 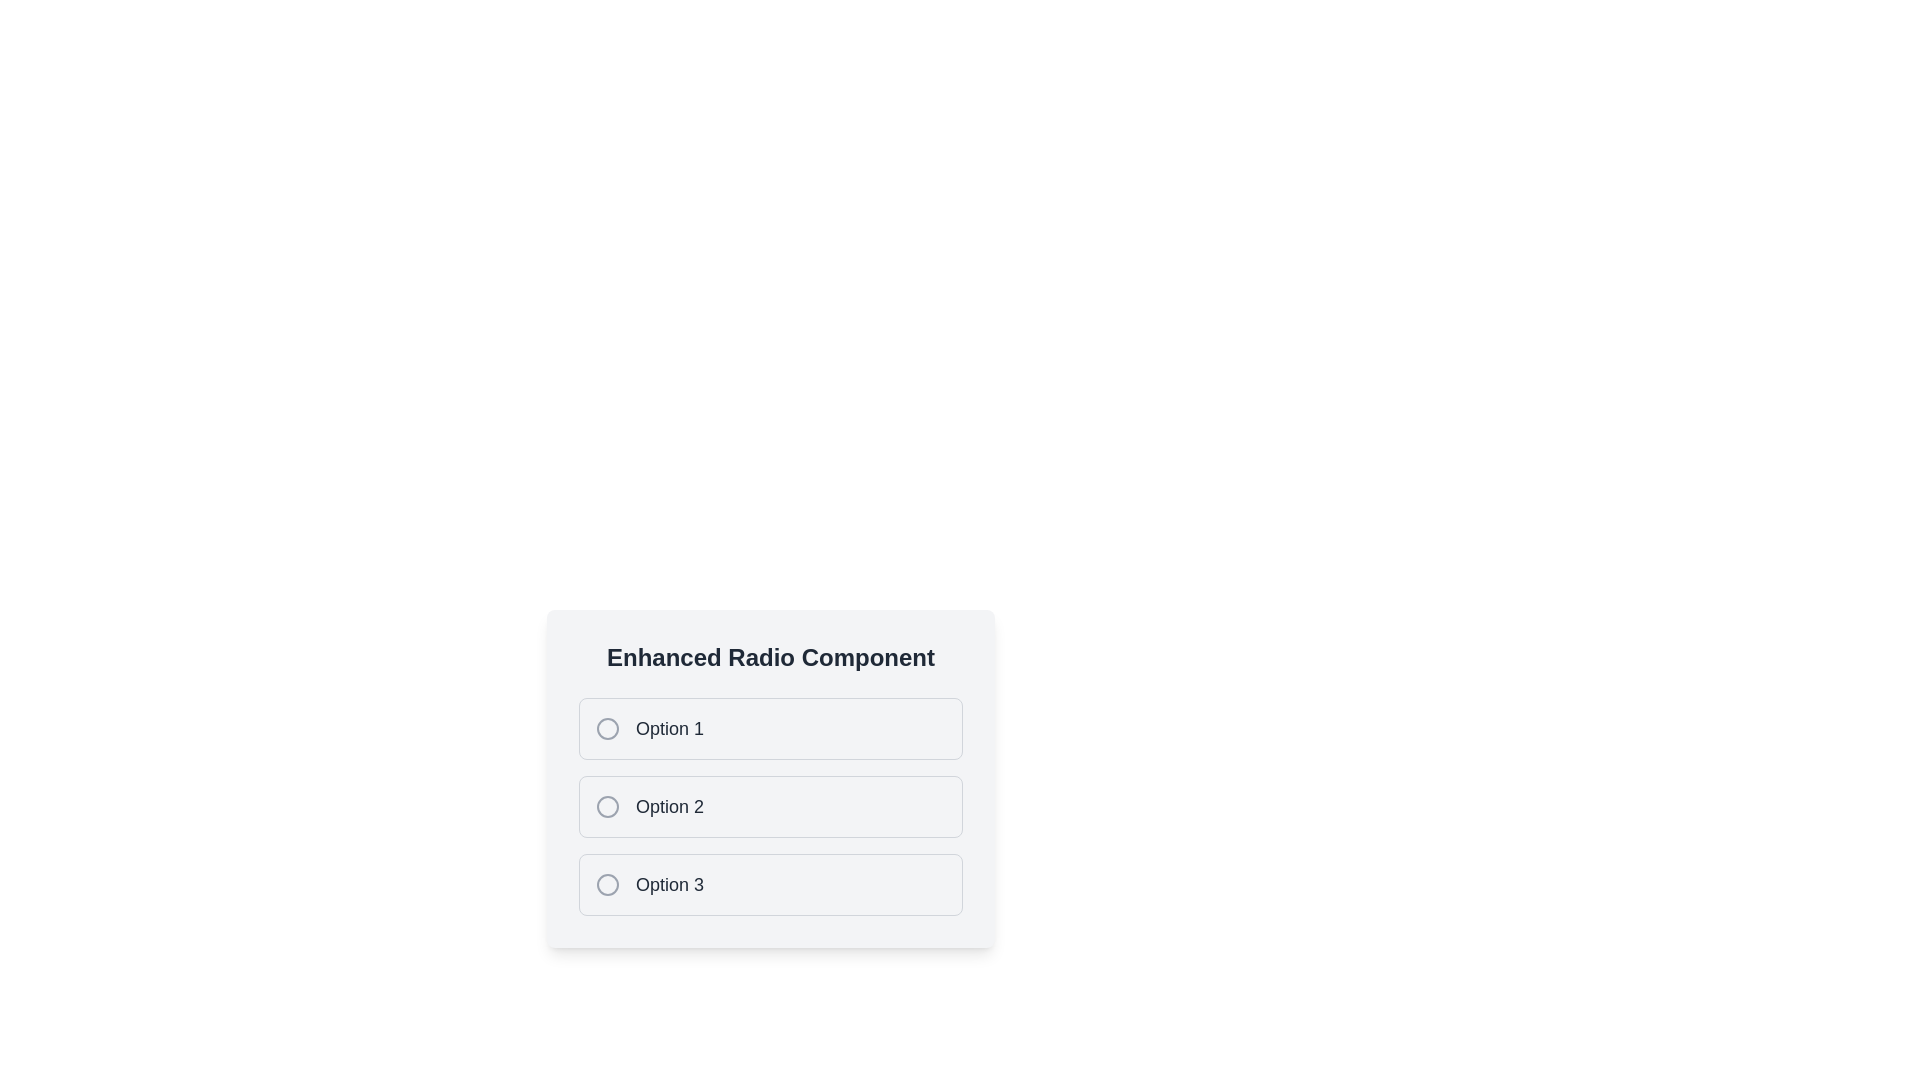 What do you see at coordinates (670, 883) in the screenshot?
I see `the text label displaying 'Option 3', which is styled with a large gray font and is part of the third radio option in a vertical list` at bounding box center [670, 883].